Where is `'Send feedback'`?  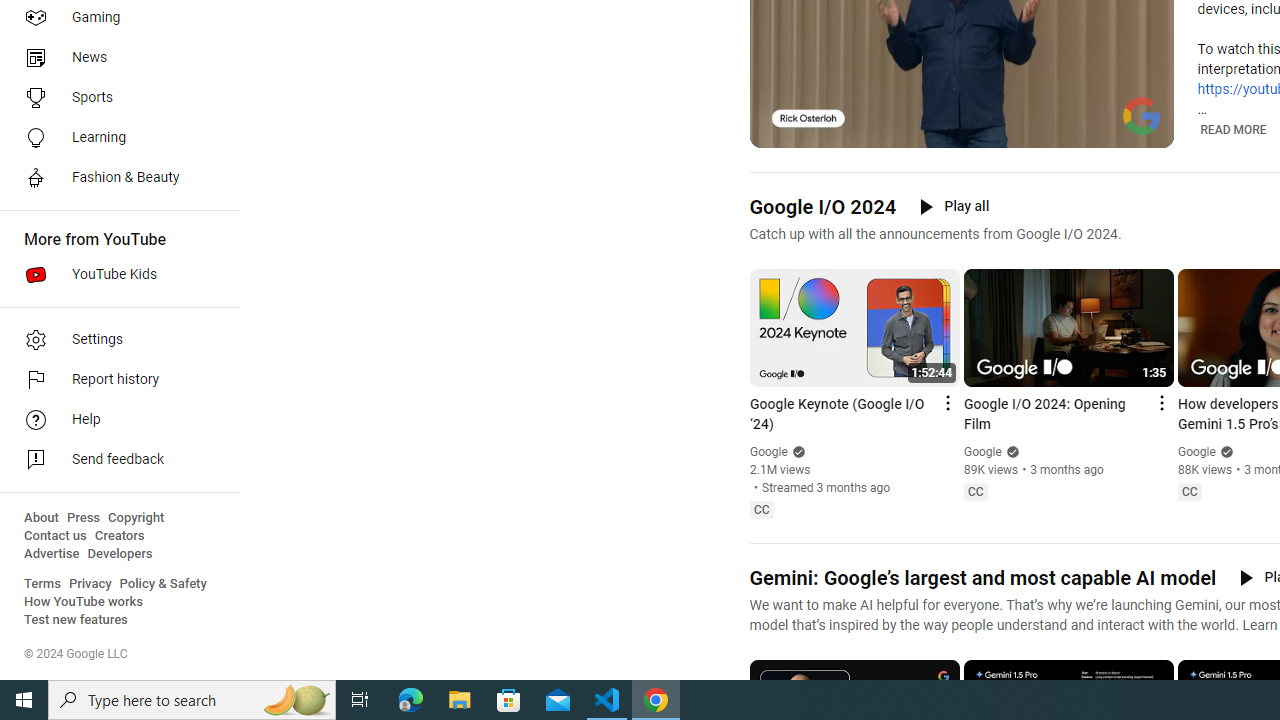
'Send feedback' is located at coordinates (112, 460).